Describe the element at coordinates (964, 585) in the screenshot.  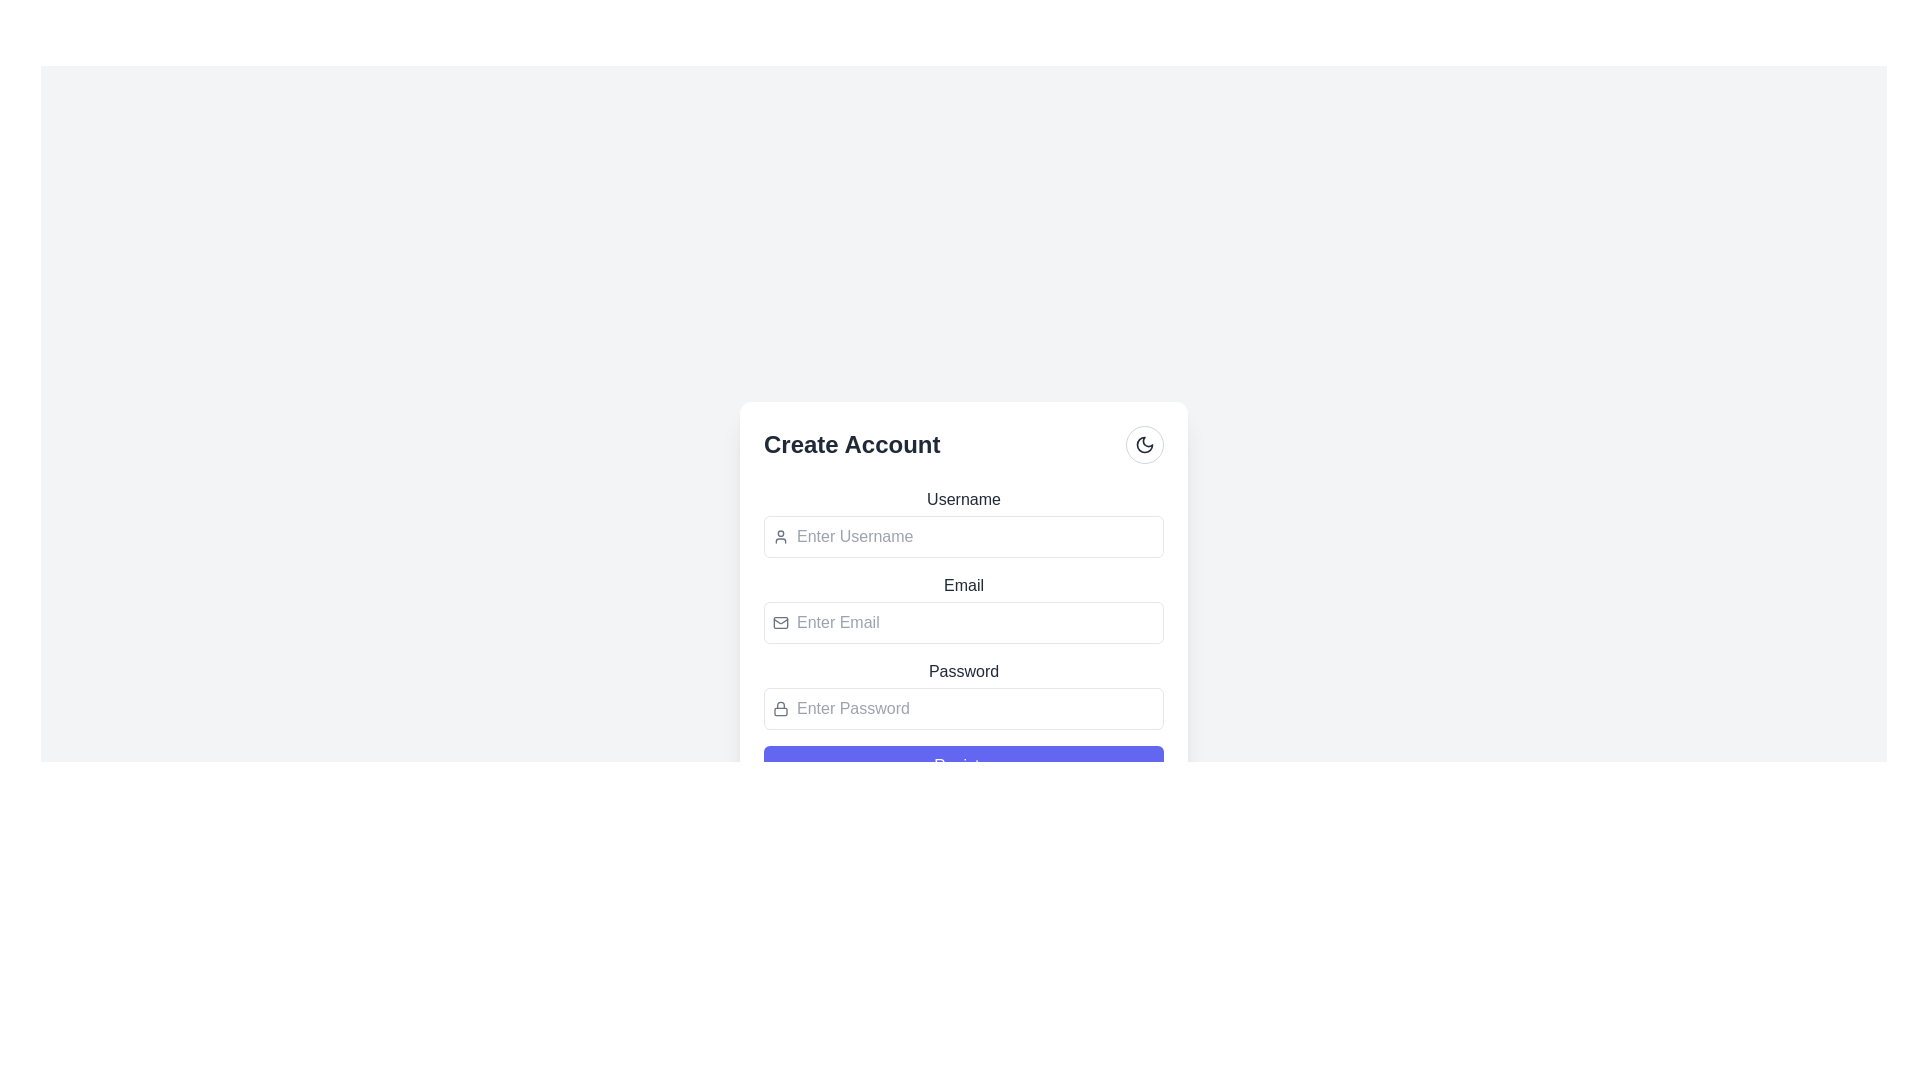
I see `the text label indicating the email input field, which is positioned above the email entry field in the middle section of the form layout` at that location.